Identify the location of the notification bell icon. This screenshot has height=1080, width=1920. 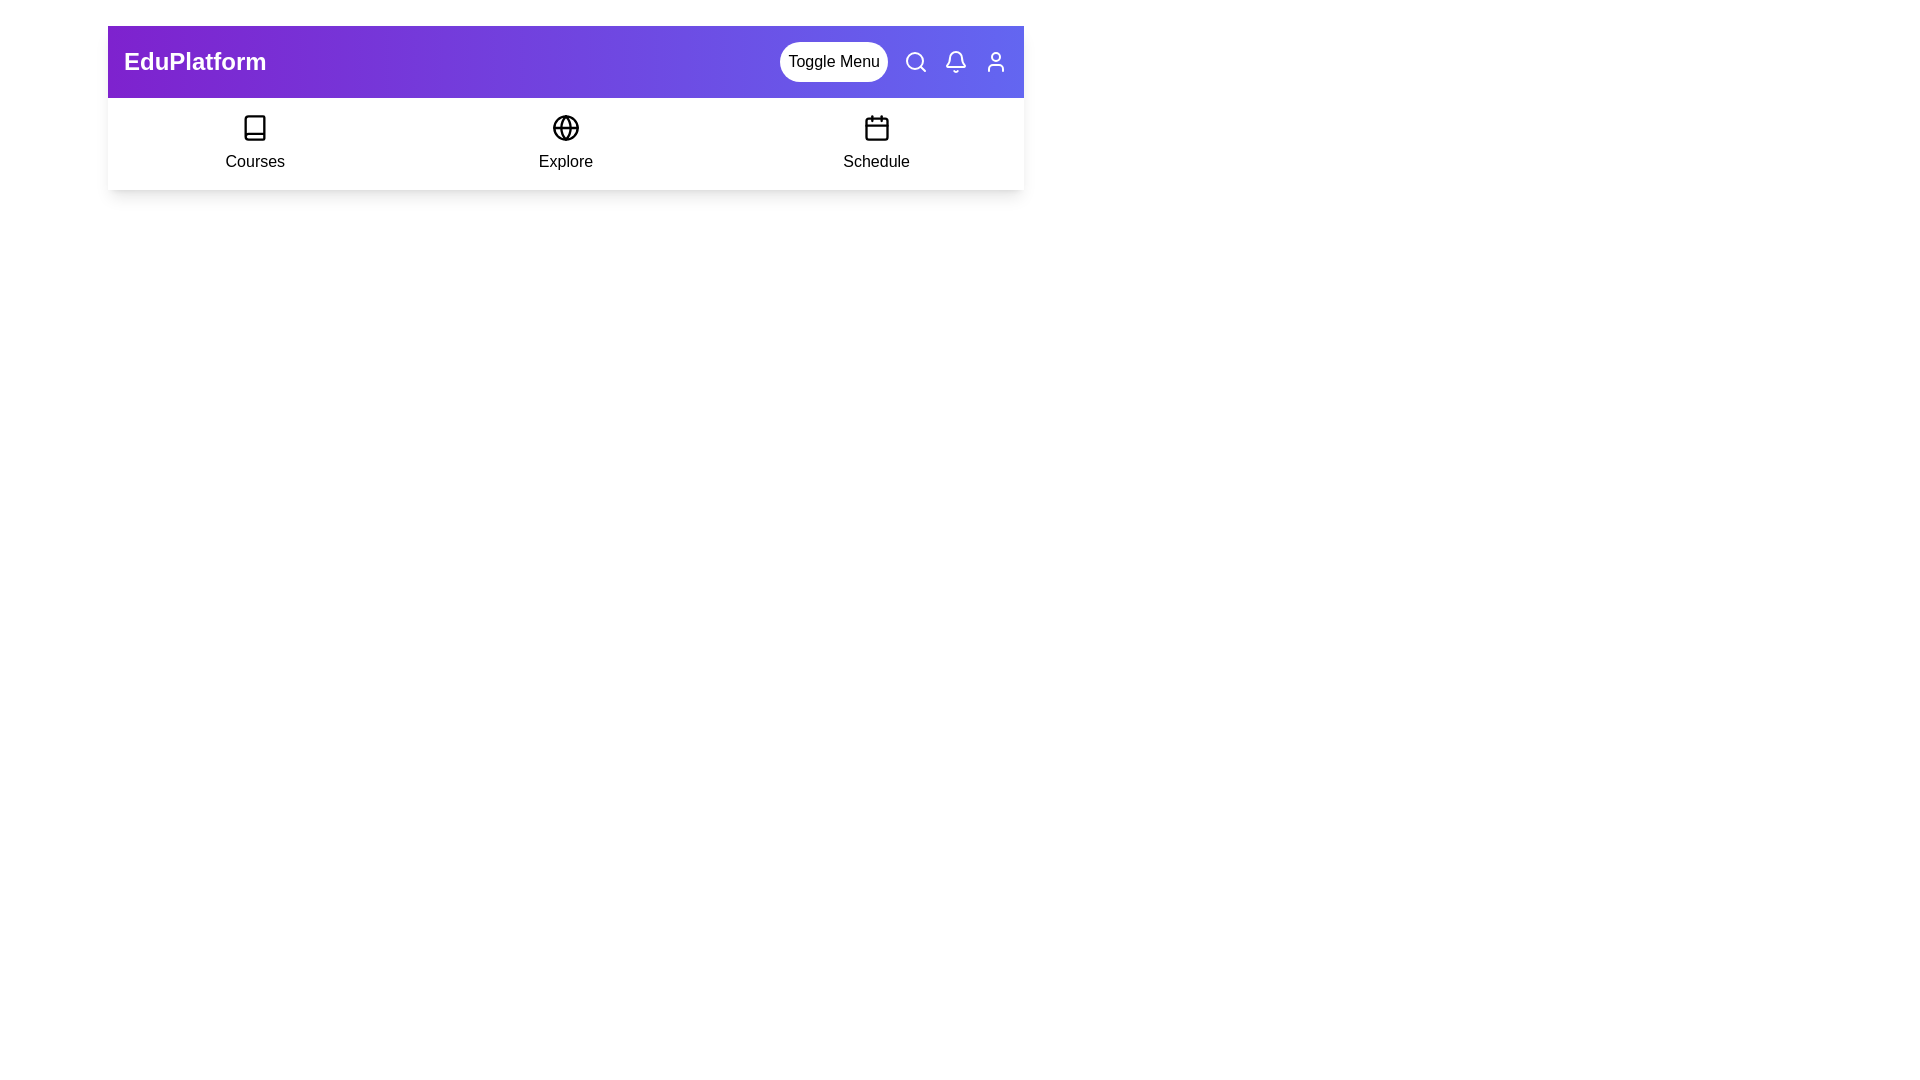
(954, 60).